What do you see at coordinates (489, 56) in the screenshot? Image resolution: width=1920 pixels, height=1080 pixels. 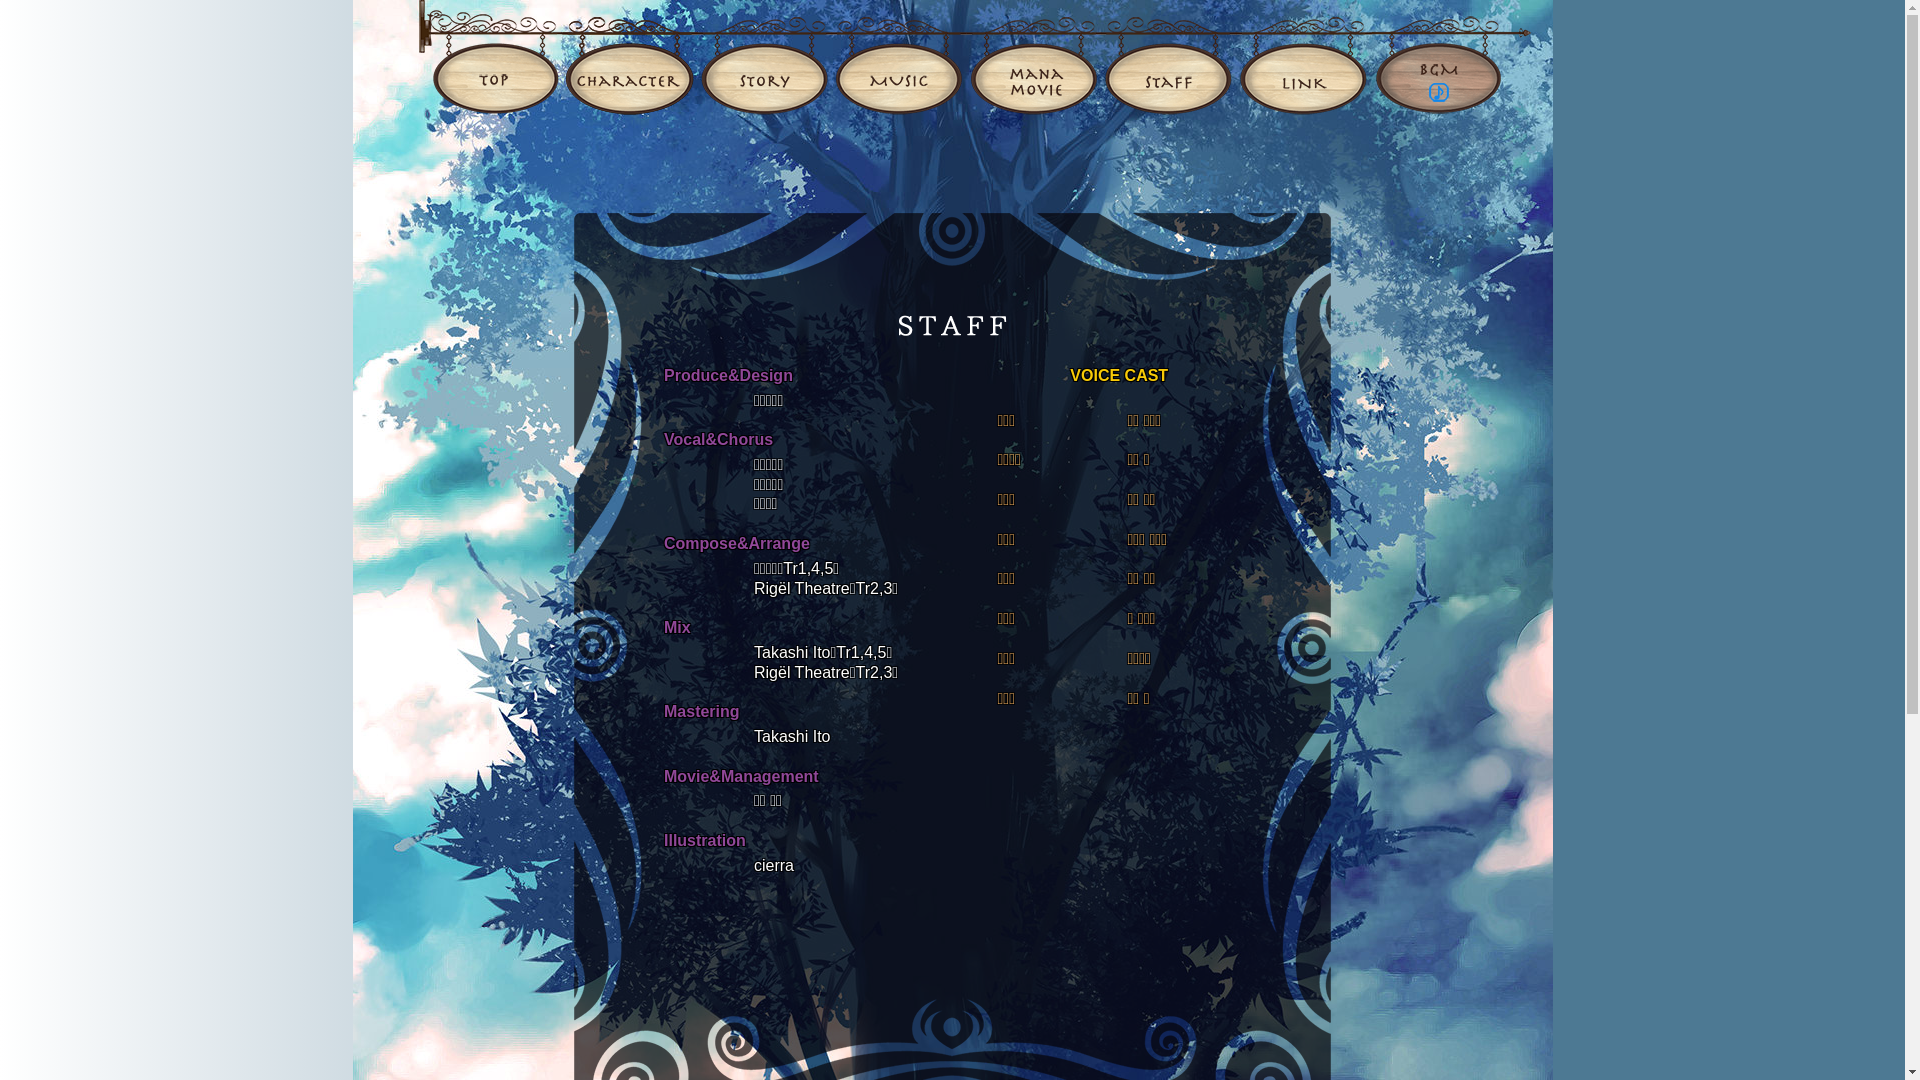 I see `'TOP'` at bounding box center [489, 56].